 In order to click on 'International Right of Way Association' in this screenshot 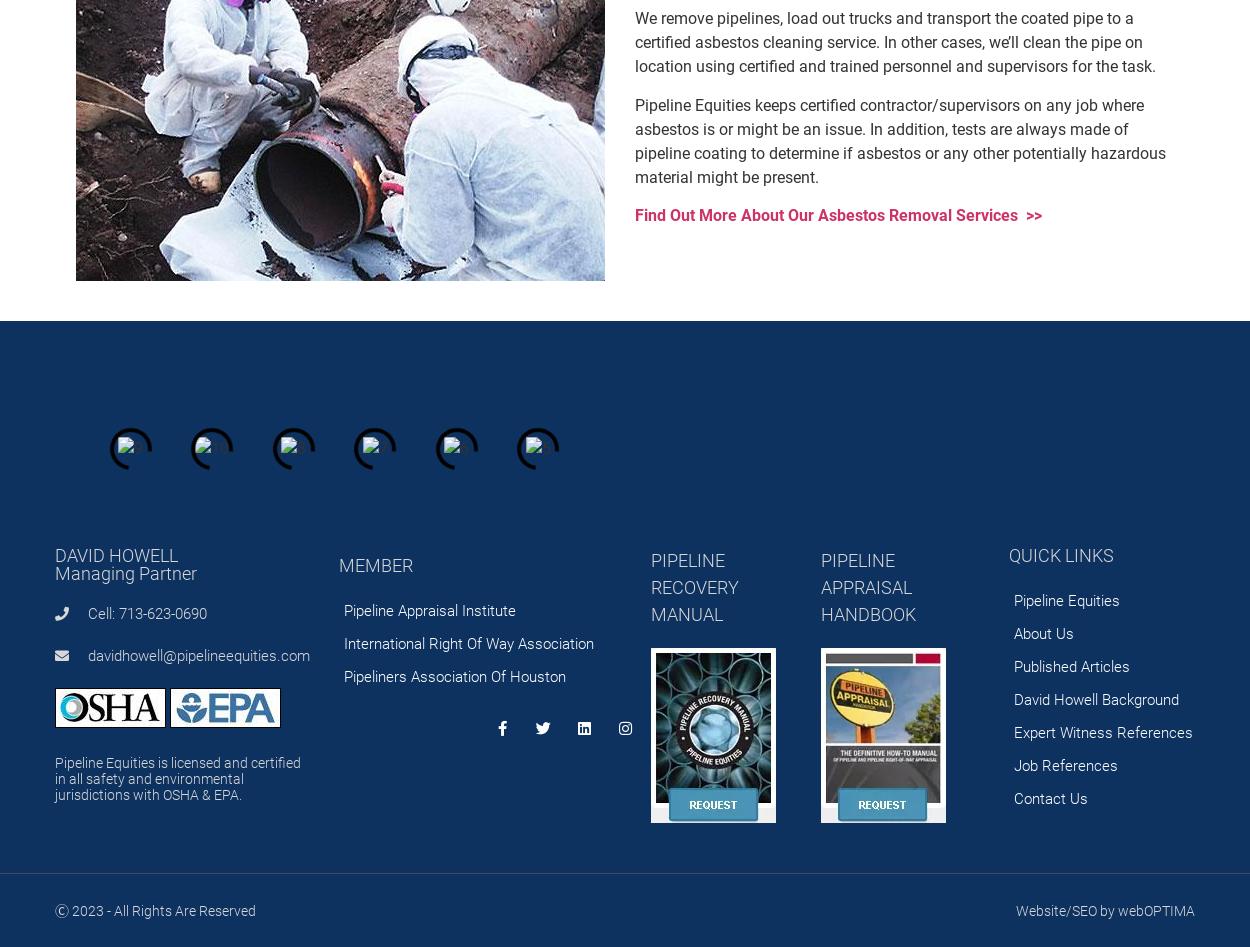, I will do `click(468, 643)`.